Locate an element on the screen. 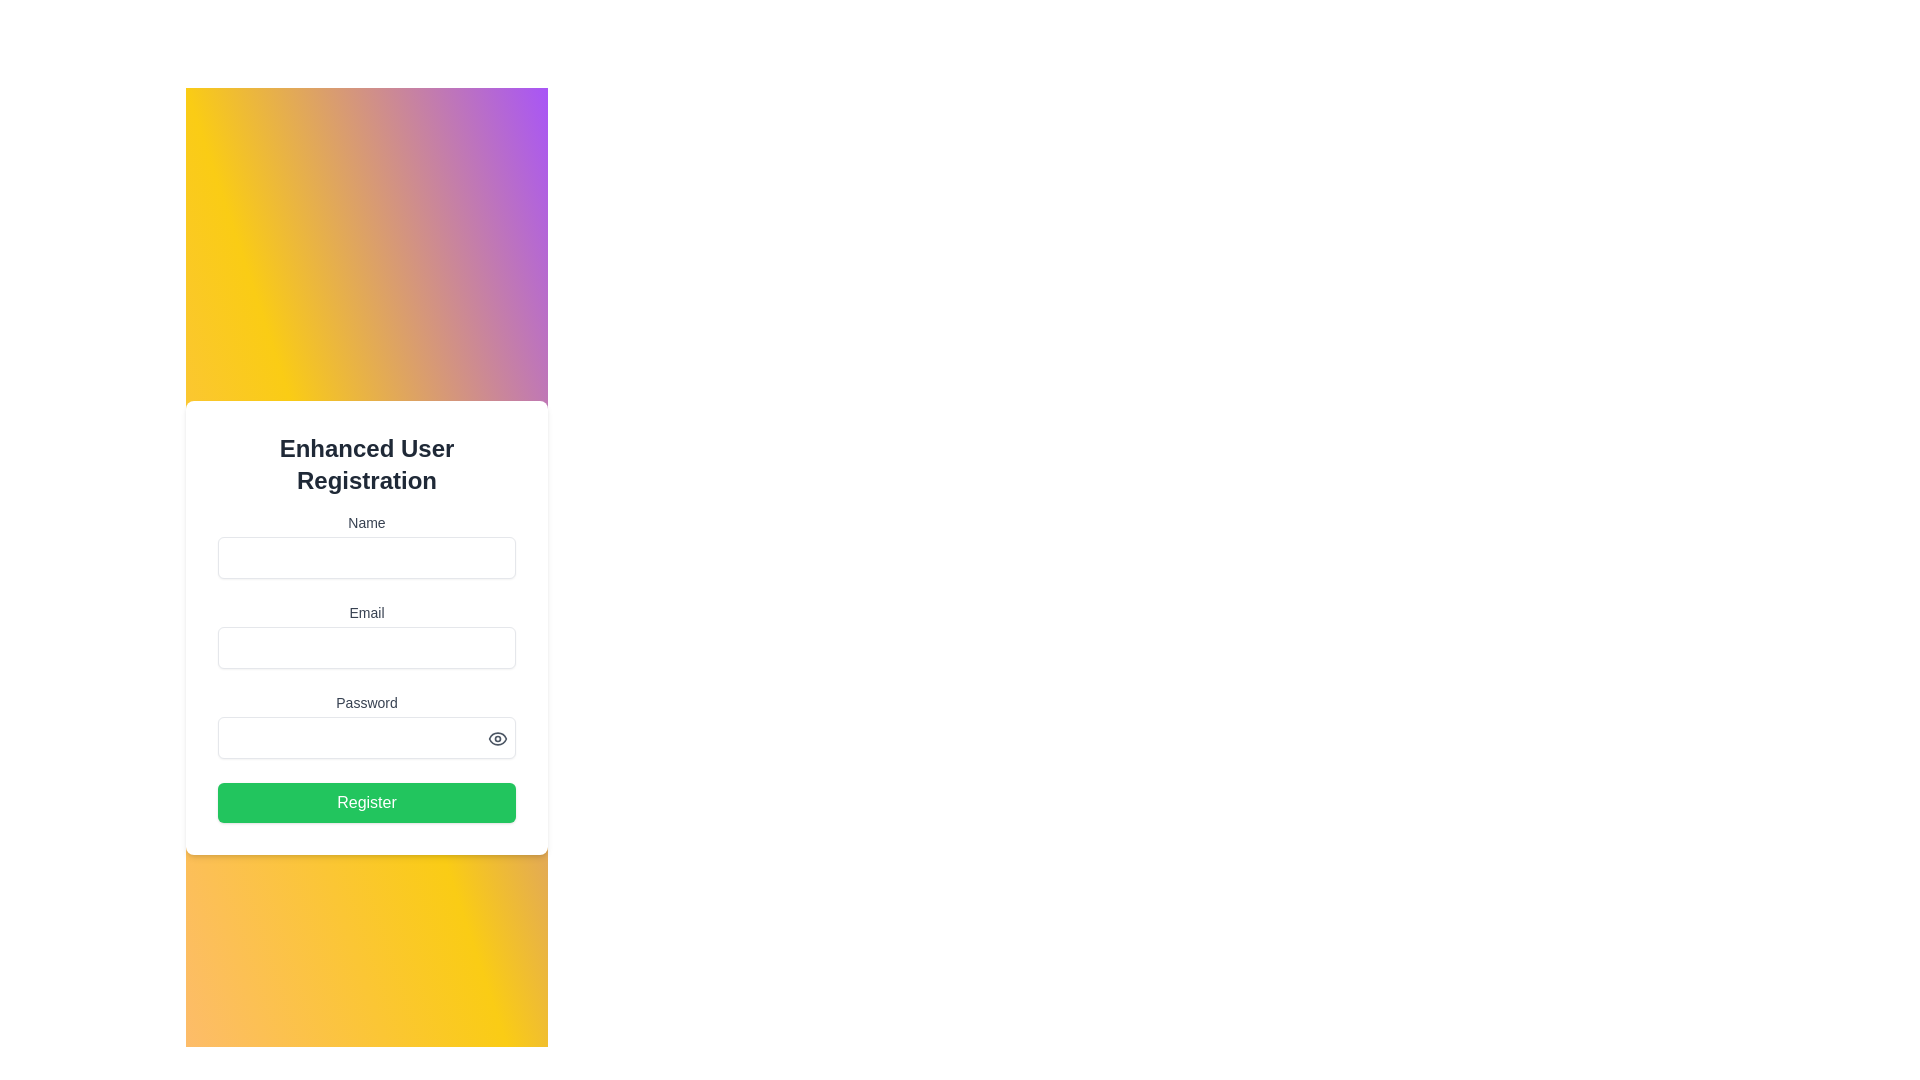 This screenshot has height=1080, width=1920. the visibility indicator button, which is a small circular button with an eye icon located at the far-right edge of the password input field in the Enhanced User Registration form is located at coordinates (498, 739).